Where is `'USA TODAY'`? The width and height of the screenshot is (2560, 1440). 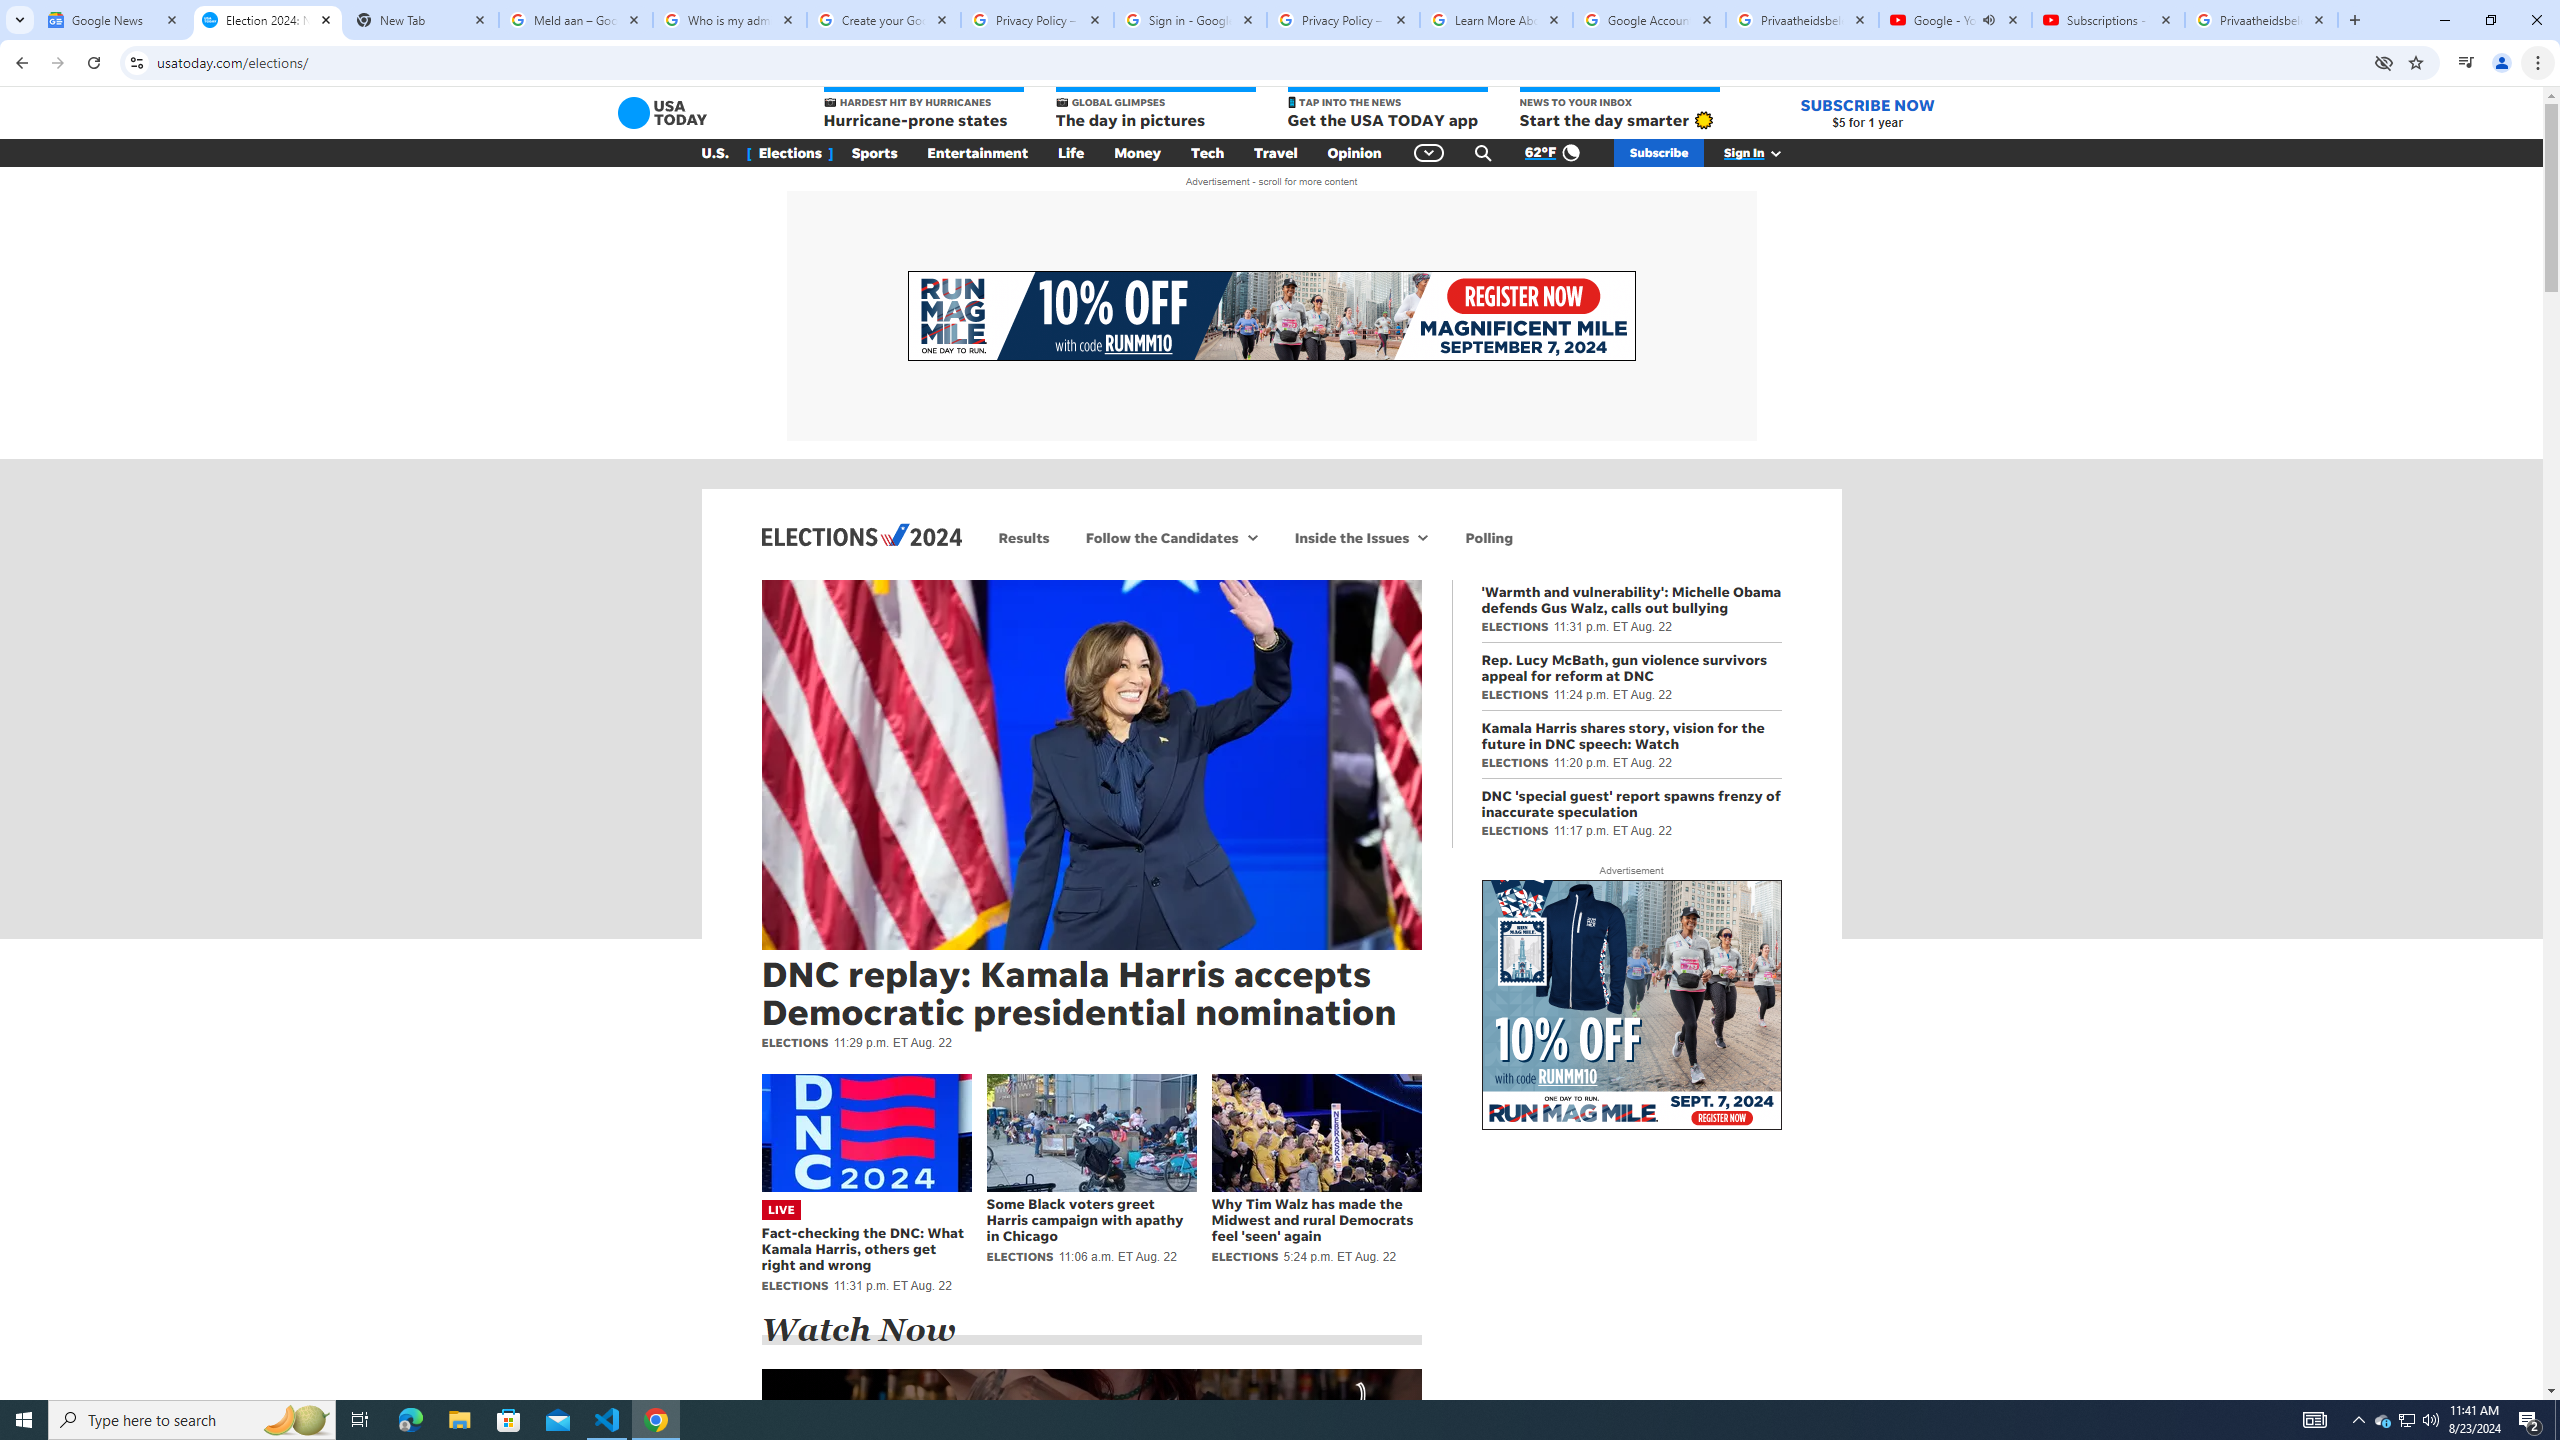
'USA TODAY' is located at coordinates (663, 112).